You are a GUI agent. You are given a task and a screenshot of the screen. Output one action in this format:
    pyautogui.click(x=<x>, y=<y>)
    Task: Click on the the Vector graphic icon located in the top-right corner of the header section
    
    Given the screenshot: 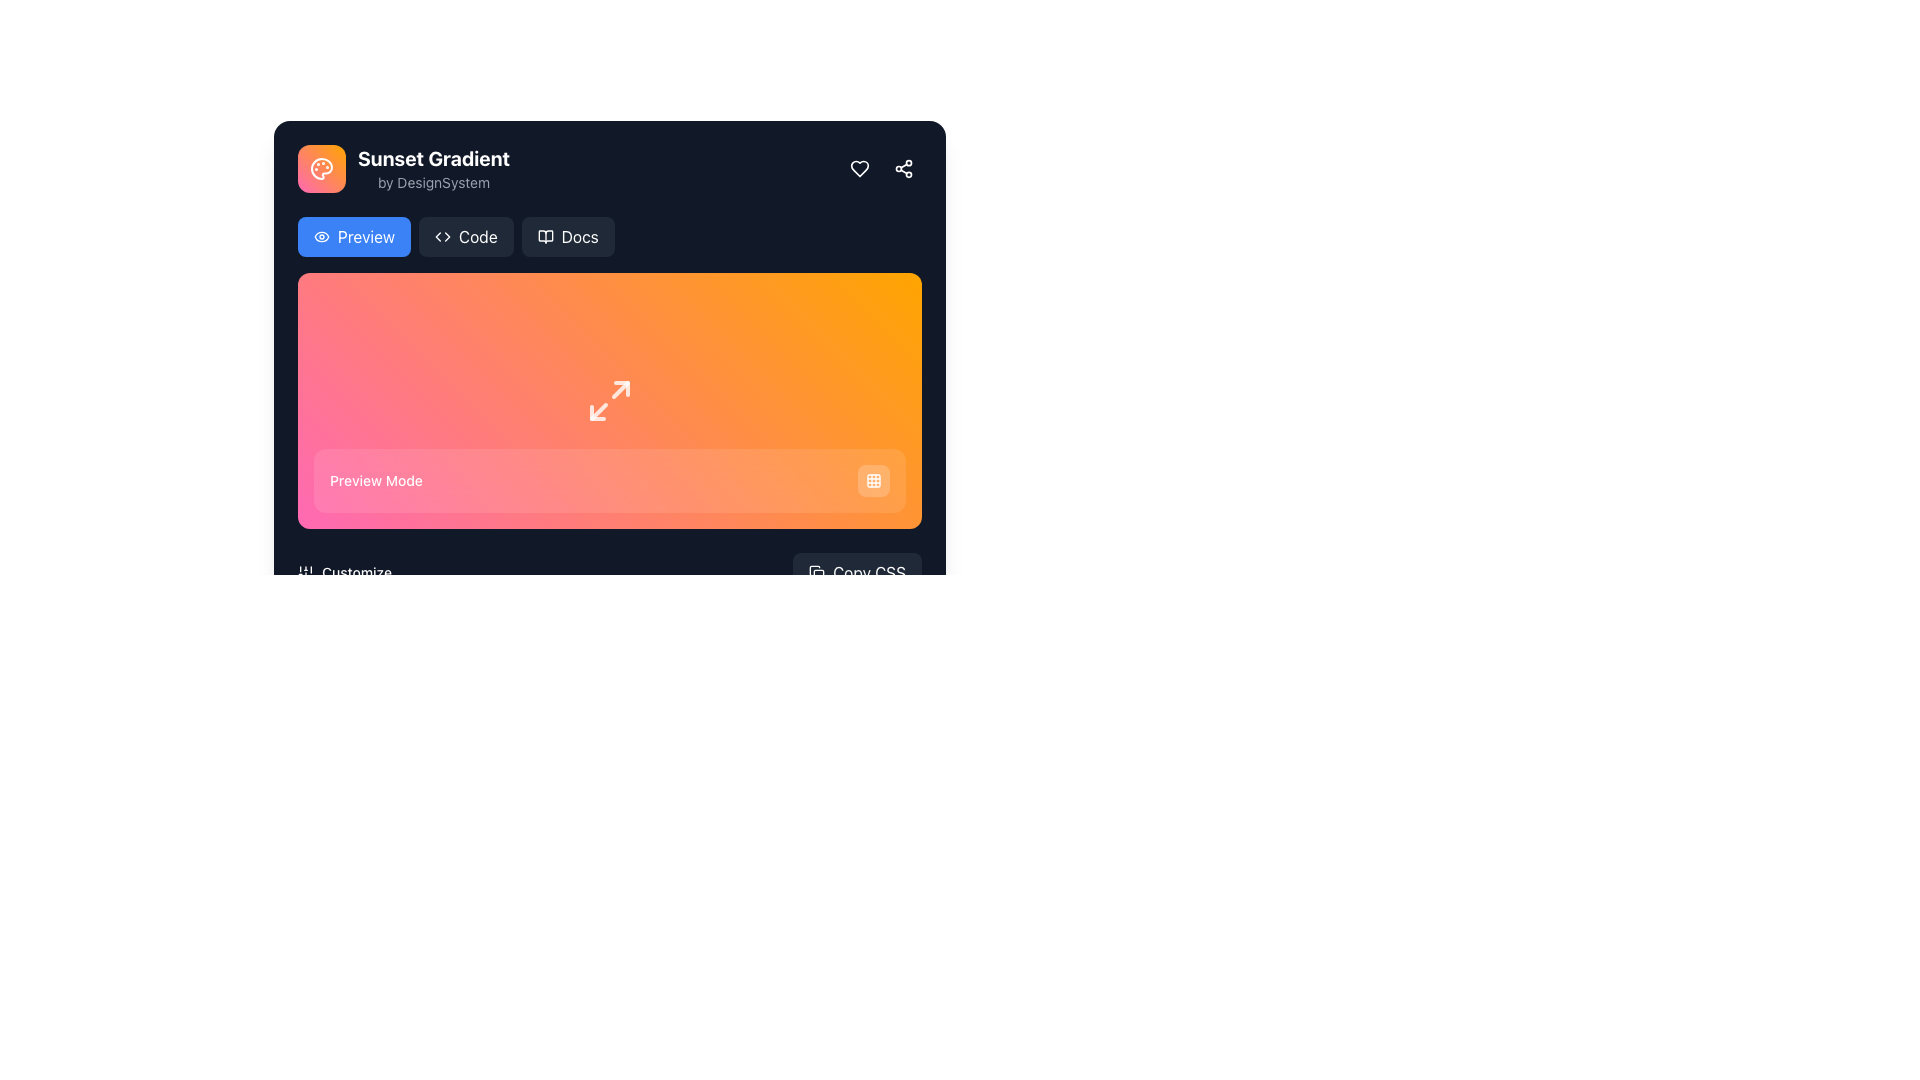 What is the action you would take?
    pyautogui.click(x=859, y=168)
    